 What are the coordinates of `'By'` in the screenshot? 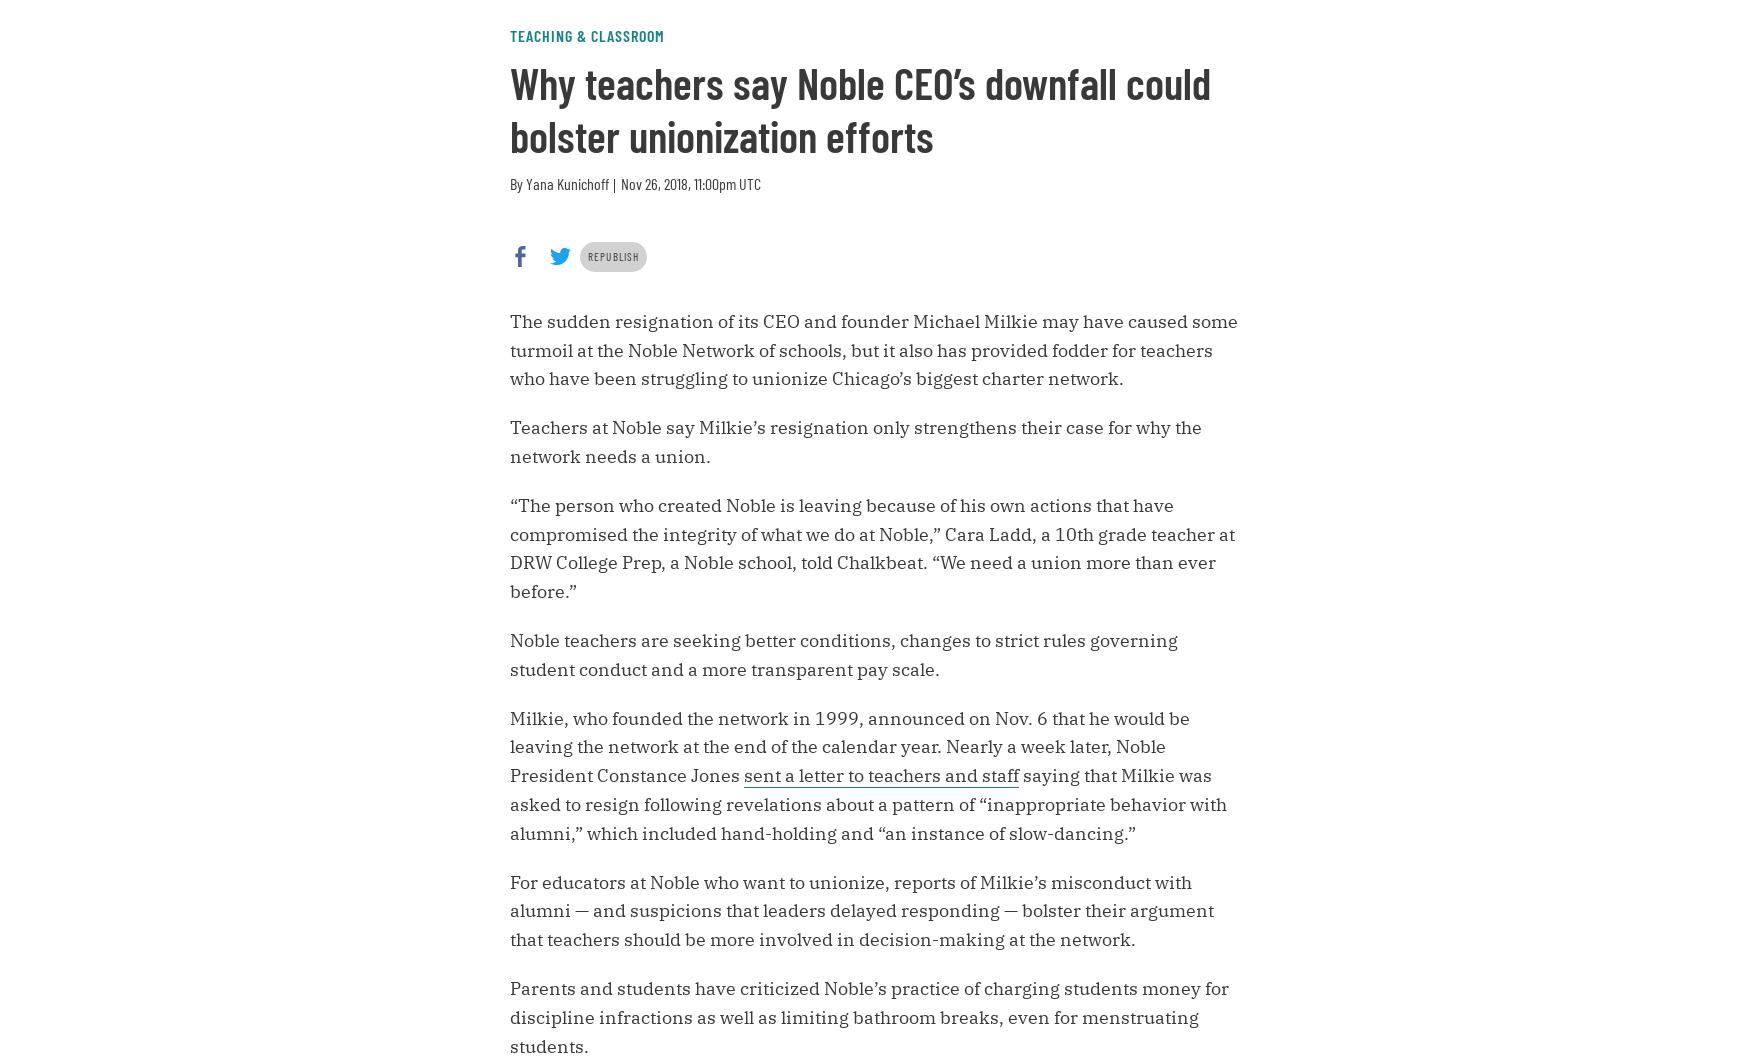 It's located at (517, 182).